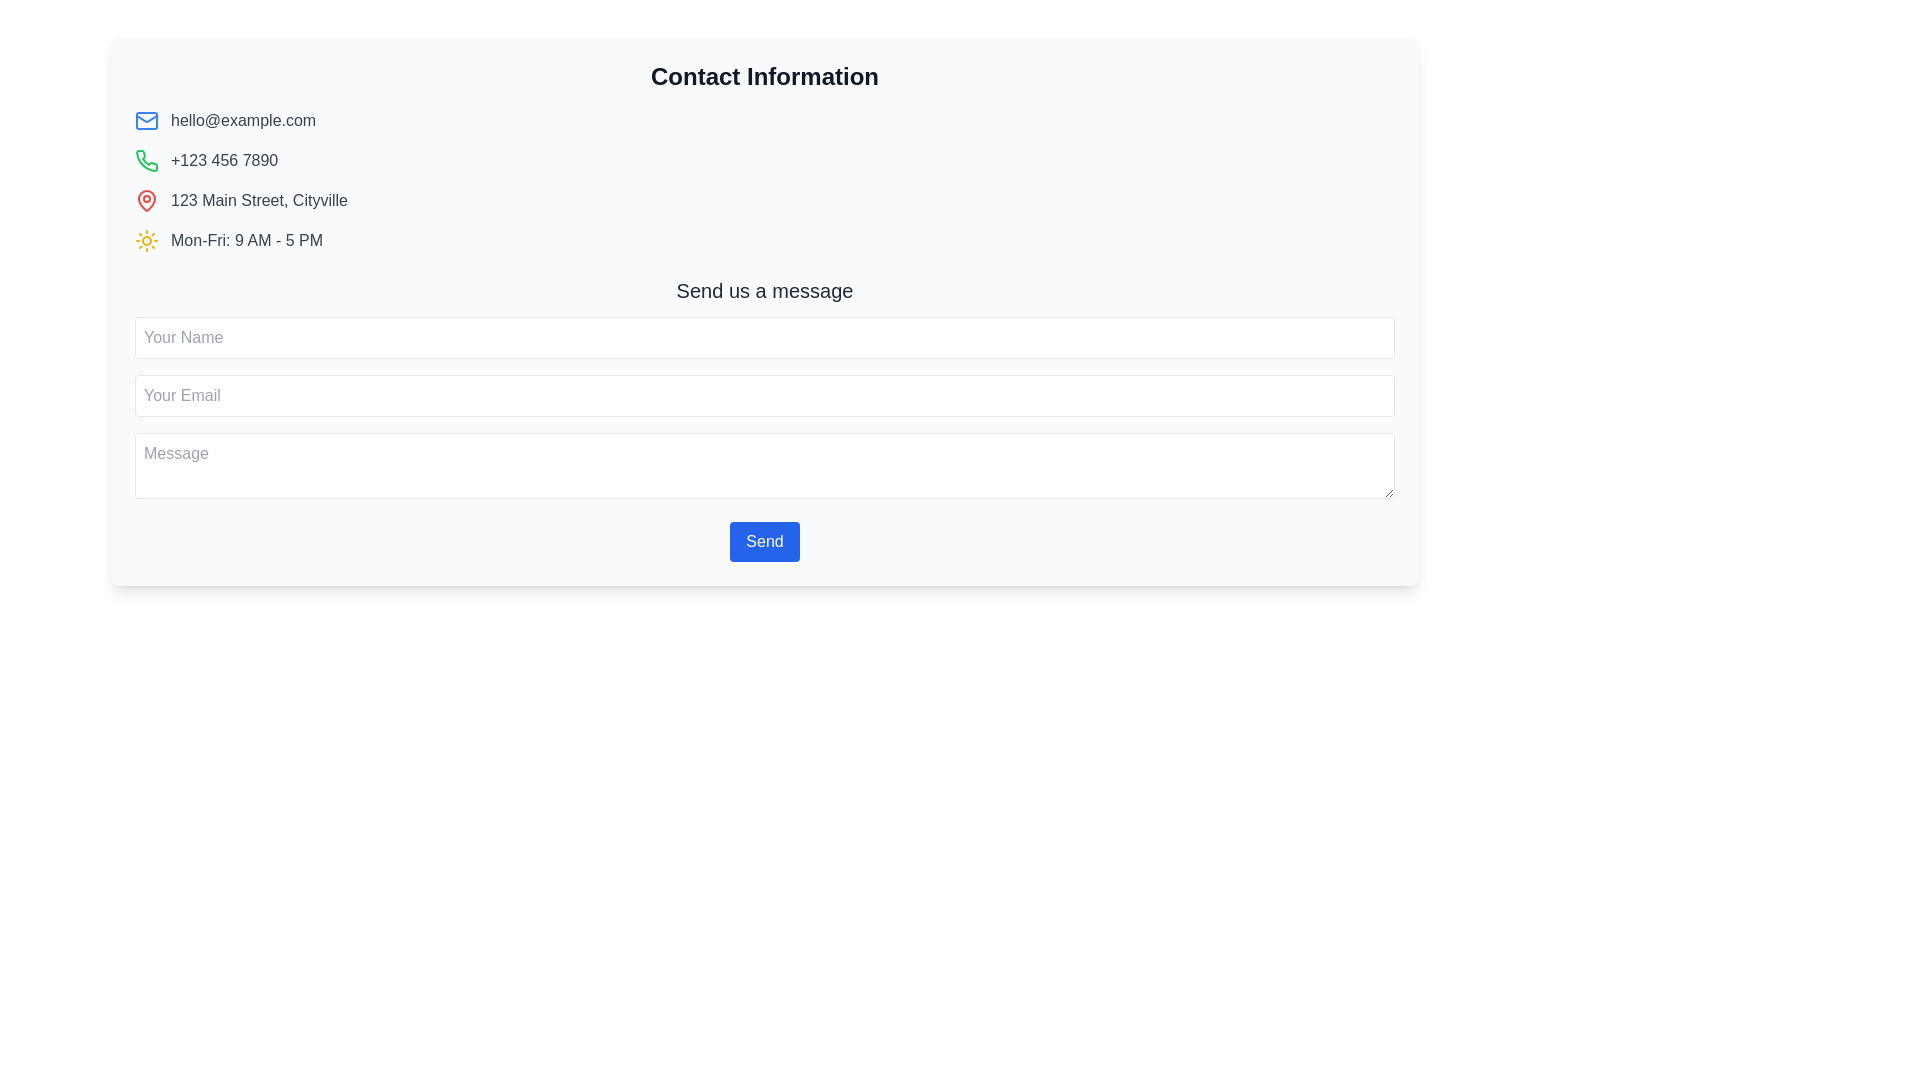 This screenshot has height=1080, width=1920. What do you see at coordinates (246, 239) in the screenshot?
I see `static text label that indicates the operational time frame for service hours, located as the fourth item in the contact information list and directly to the right of the sun icon` at bounding box center [246, 239].